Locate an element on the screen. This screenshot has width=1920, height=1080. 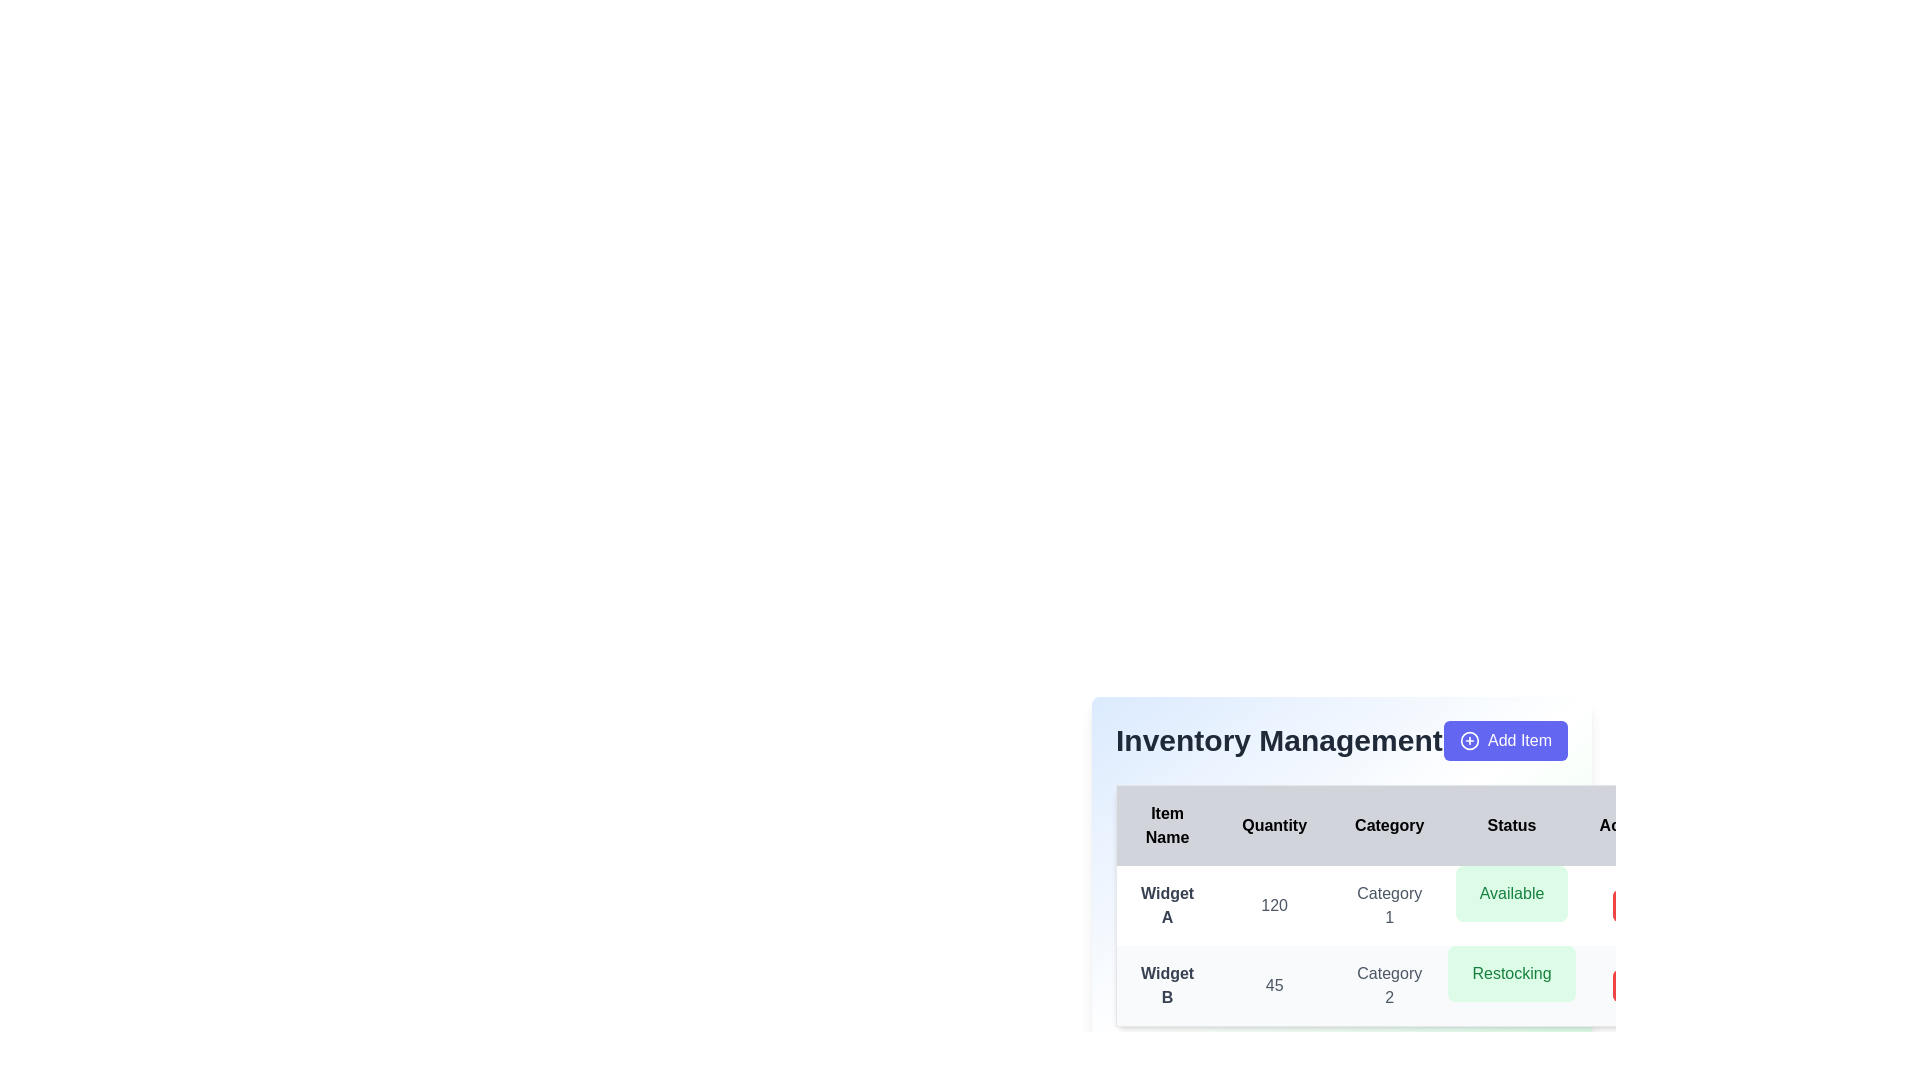
the header cell labeled 'Quantity' in the Inventory Management table, which is the second cell from the left, displaying bold black text on a gray background is located at coordinates (1273, 825).